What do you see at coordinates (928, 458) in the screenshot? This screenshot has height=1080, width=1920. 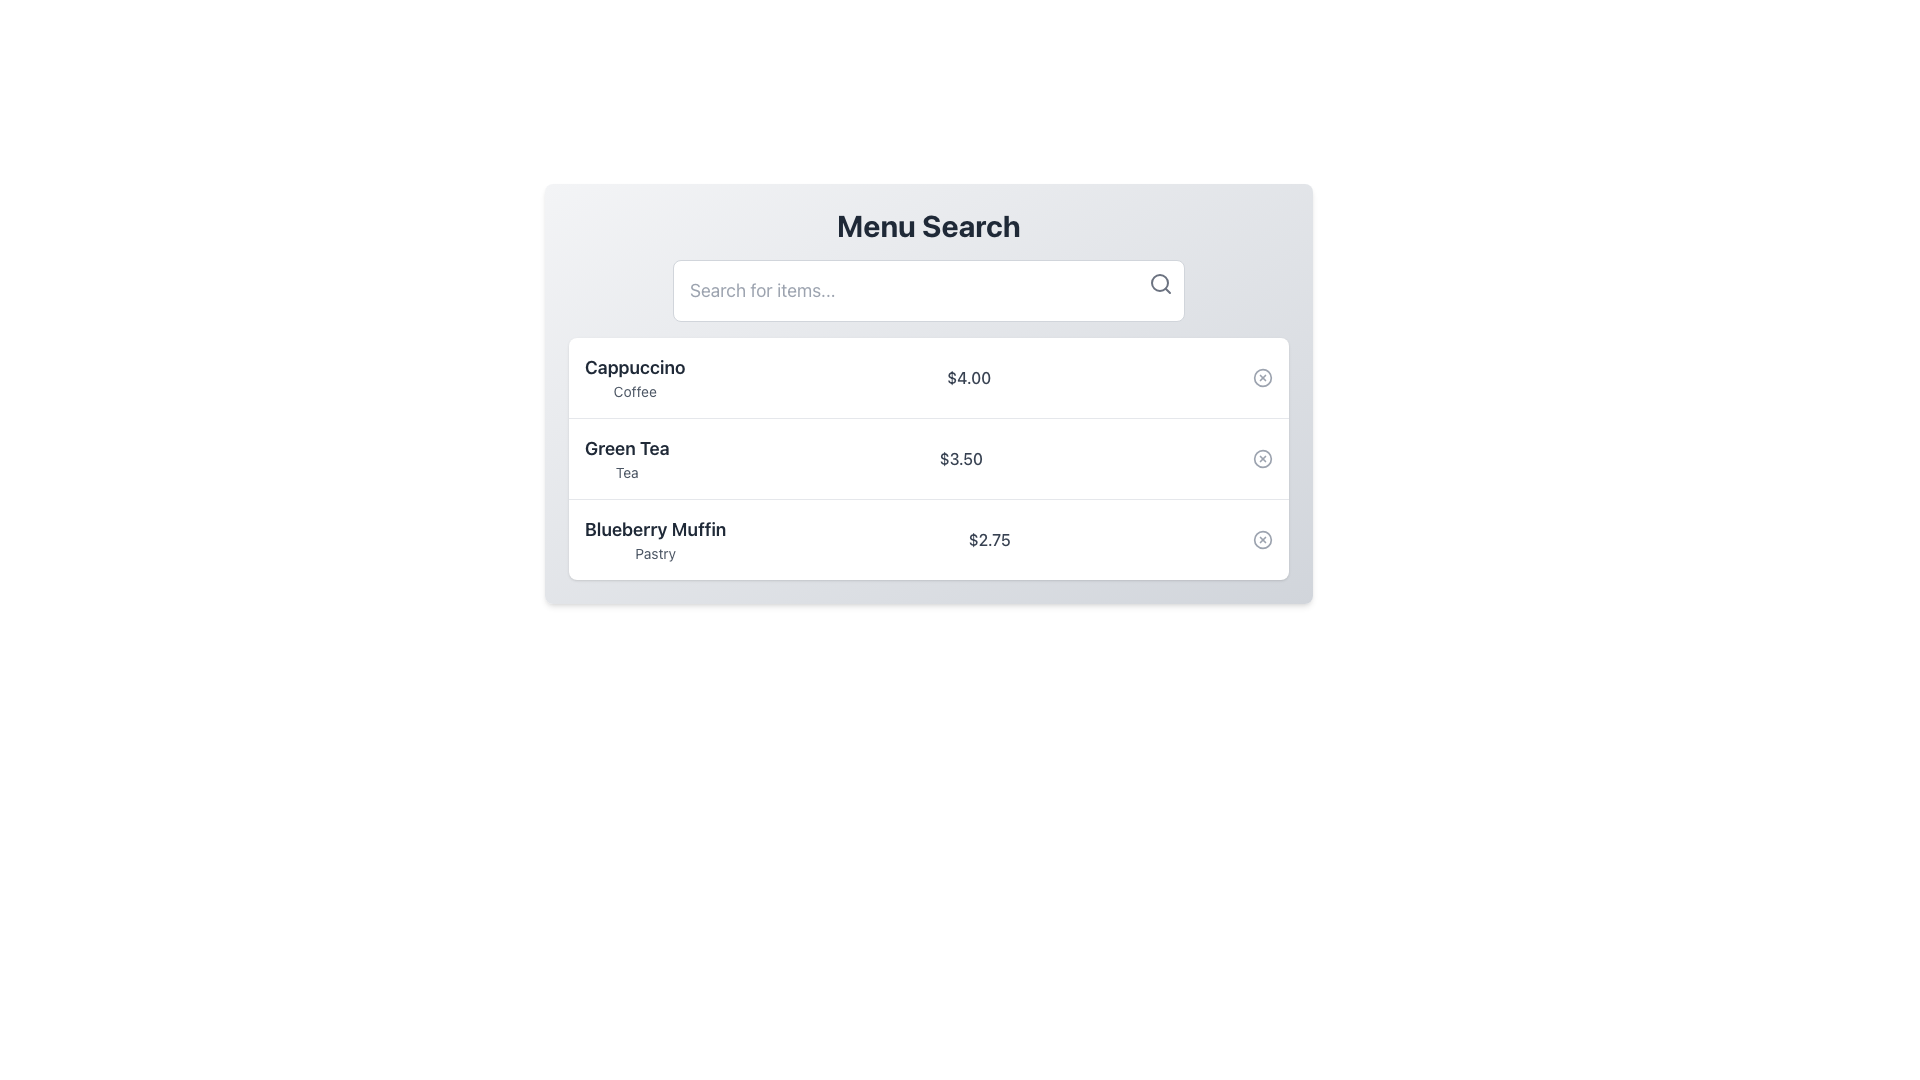 I see `the 'Green Tea' list item card` at bounding box center [928, 458].